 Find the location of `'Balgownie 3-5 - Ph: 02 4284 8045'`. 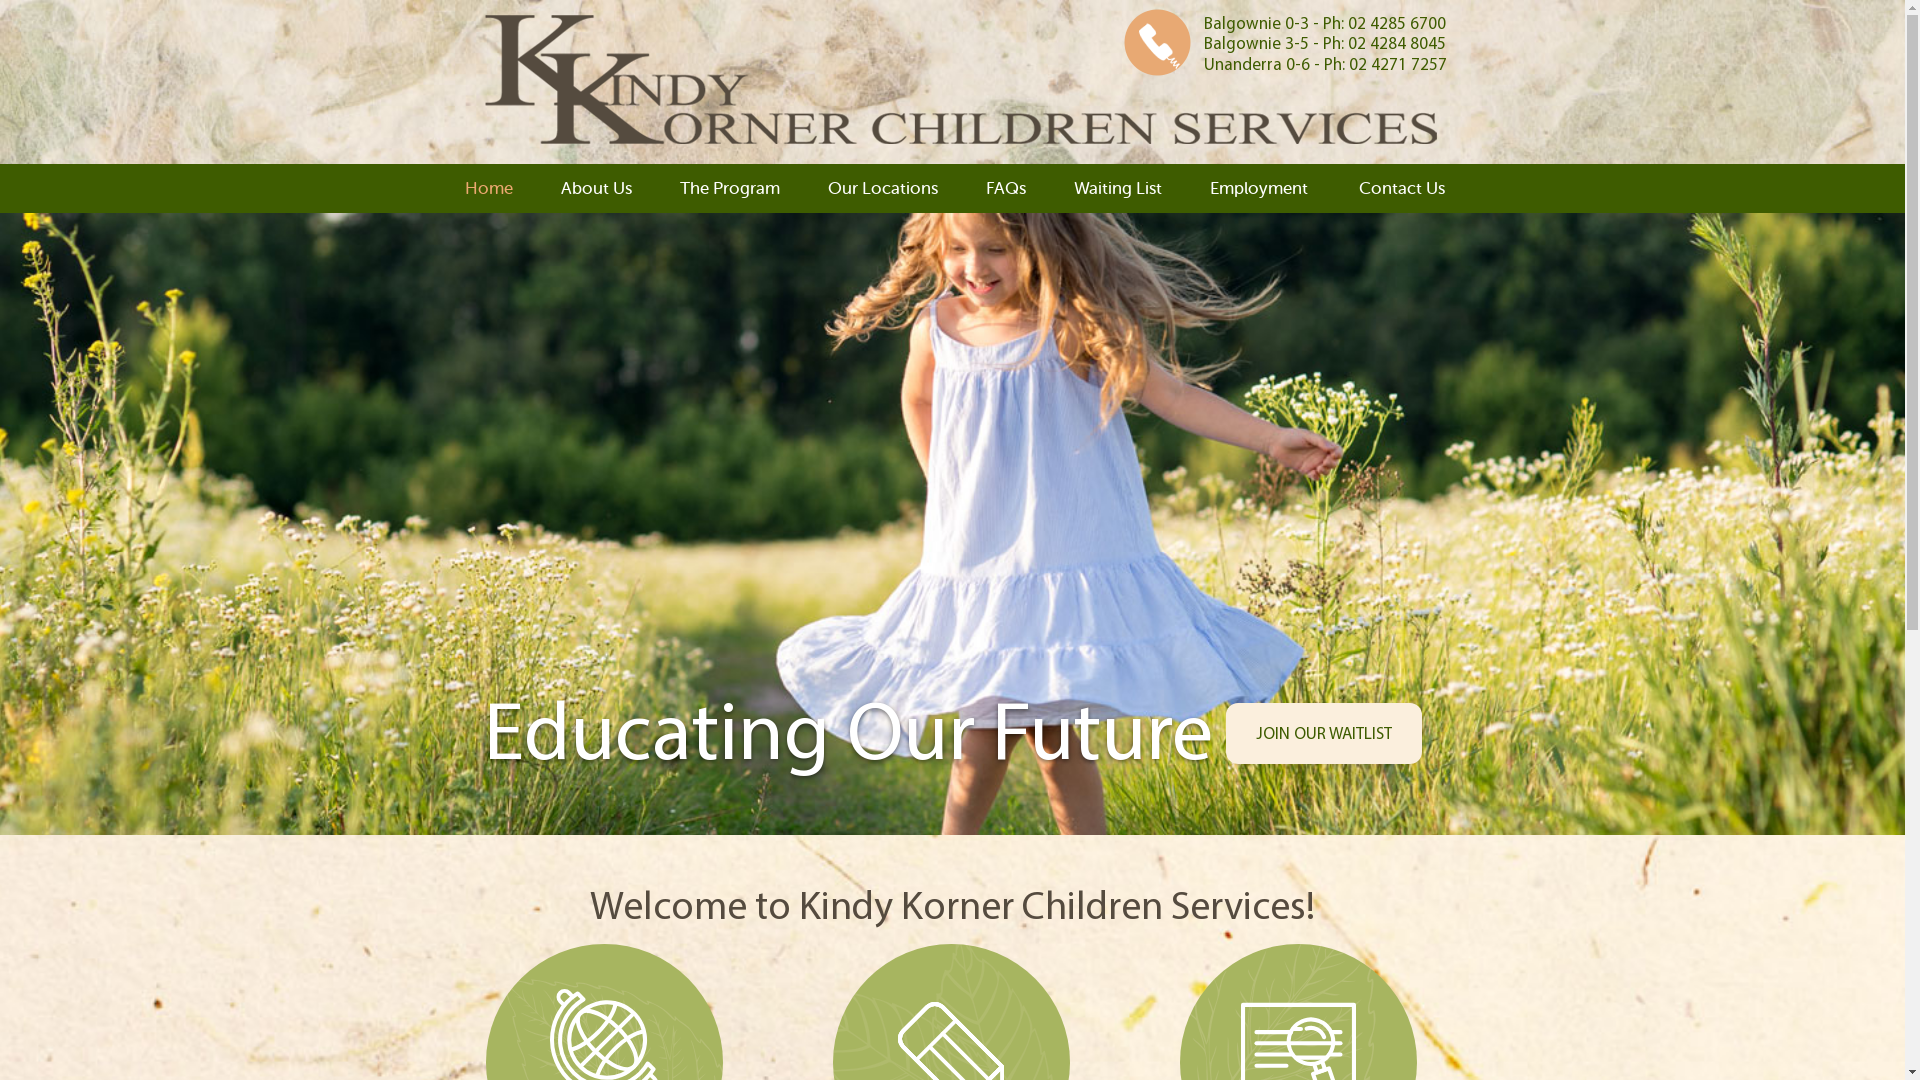

'Balgownie 3-5 - Ph: 02 4284 8045' is located at coordinates (1324, 43).